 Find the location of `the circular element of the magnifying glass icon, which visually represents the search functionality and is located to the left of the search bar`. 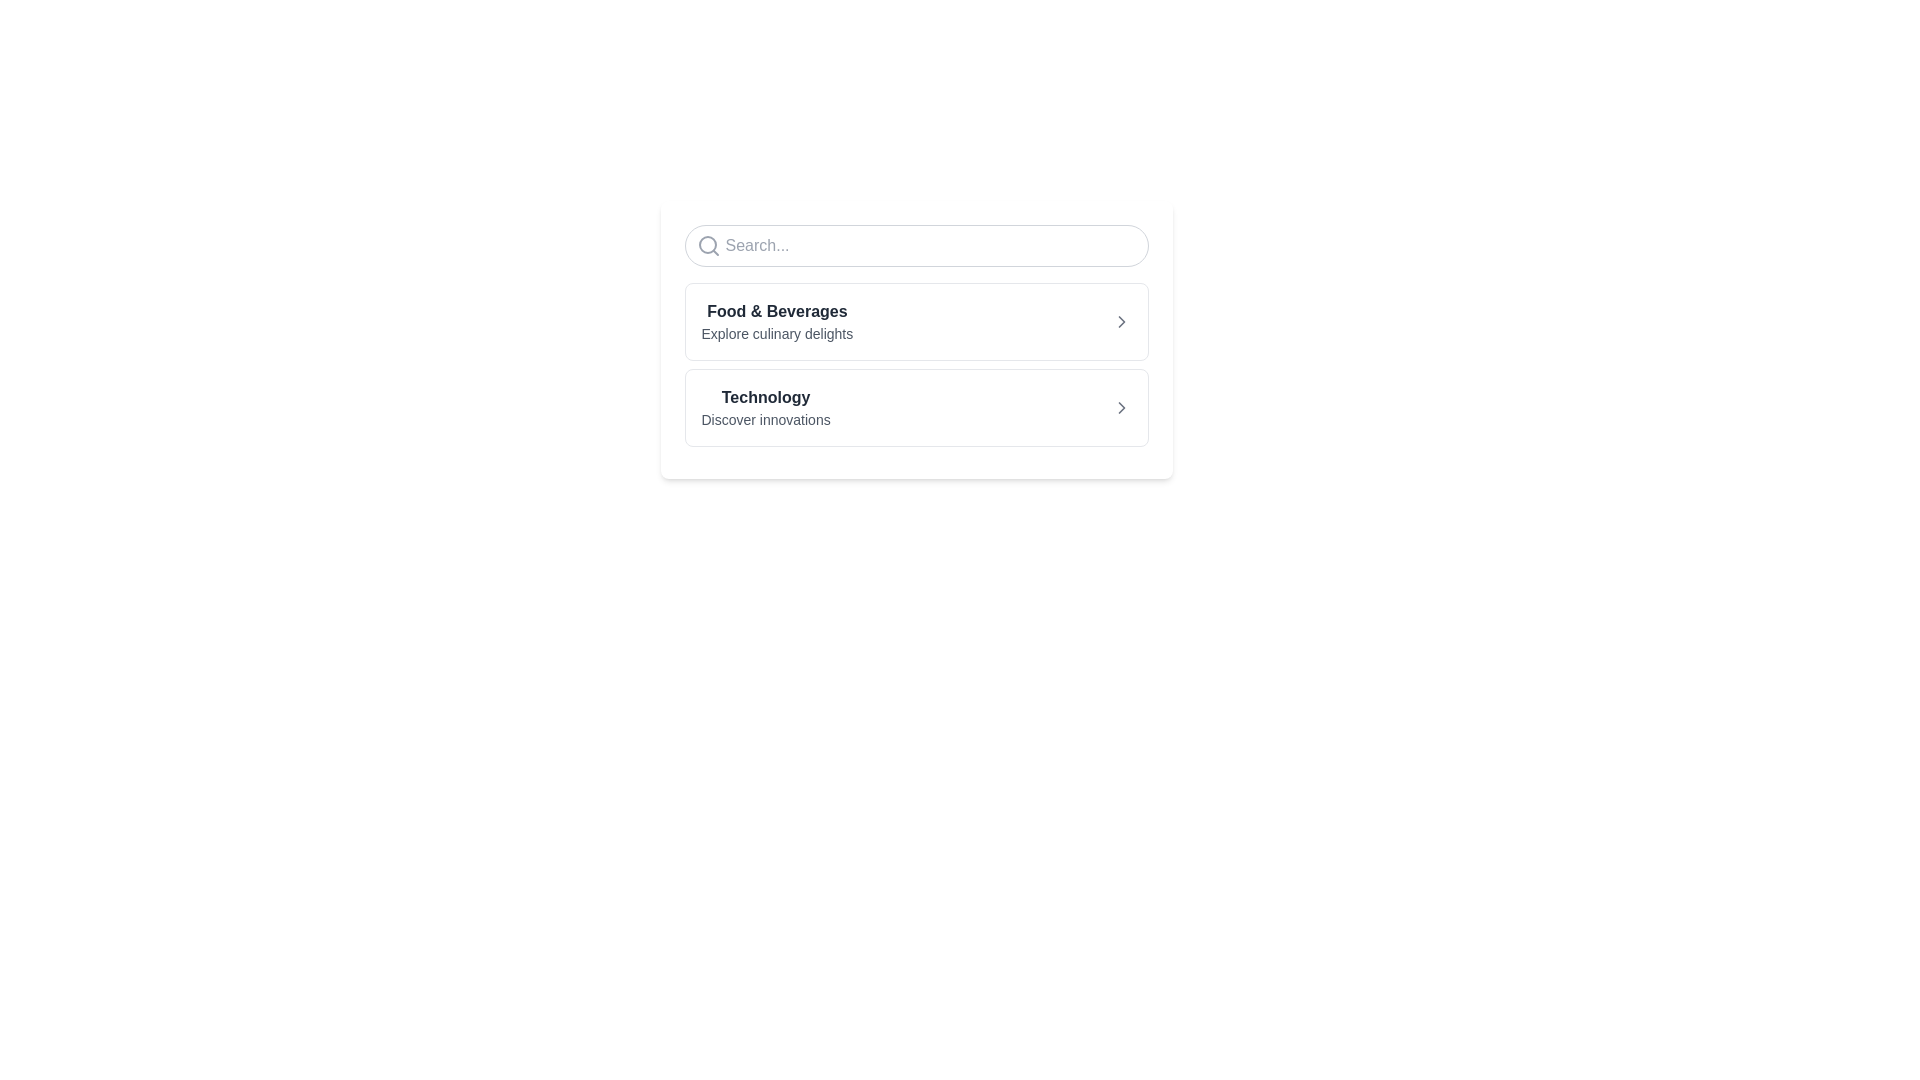

the circular element of the magnifying glass icon, which visually represents the search functionality and is located to the left of the search bar is located at coordinates (707, 244).